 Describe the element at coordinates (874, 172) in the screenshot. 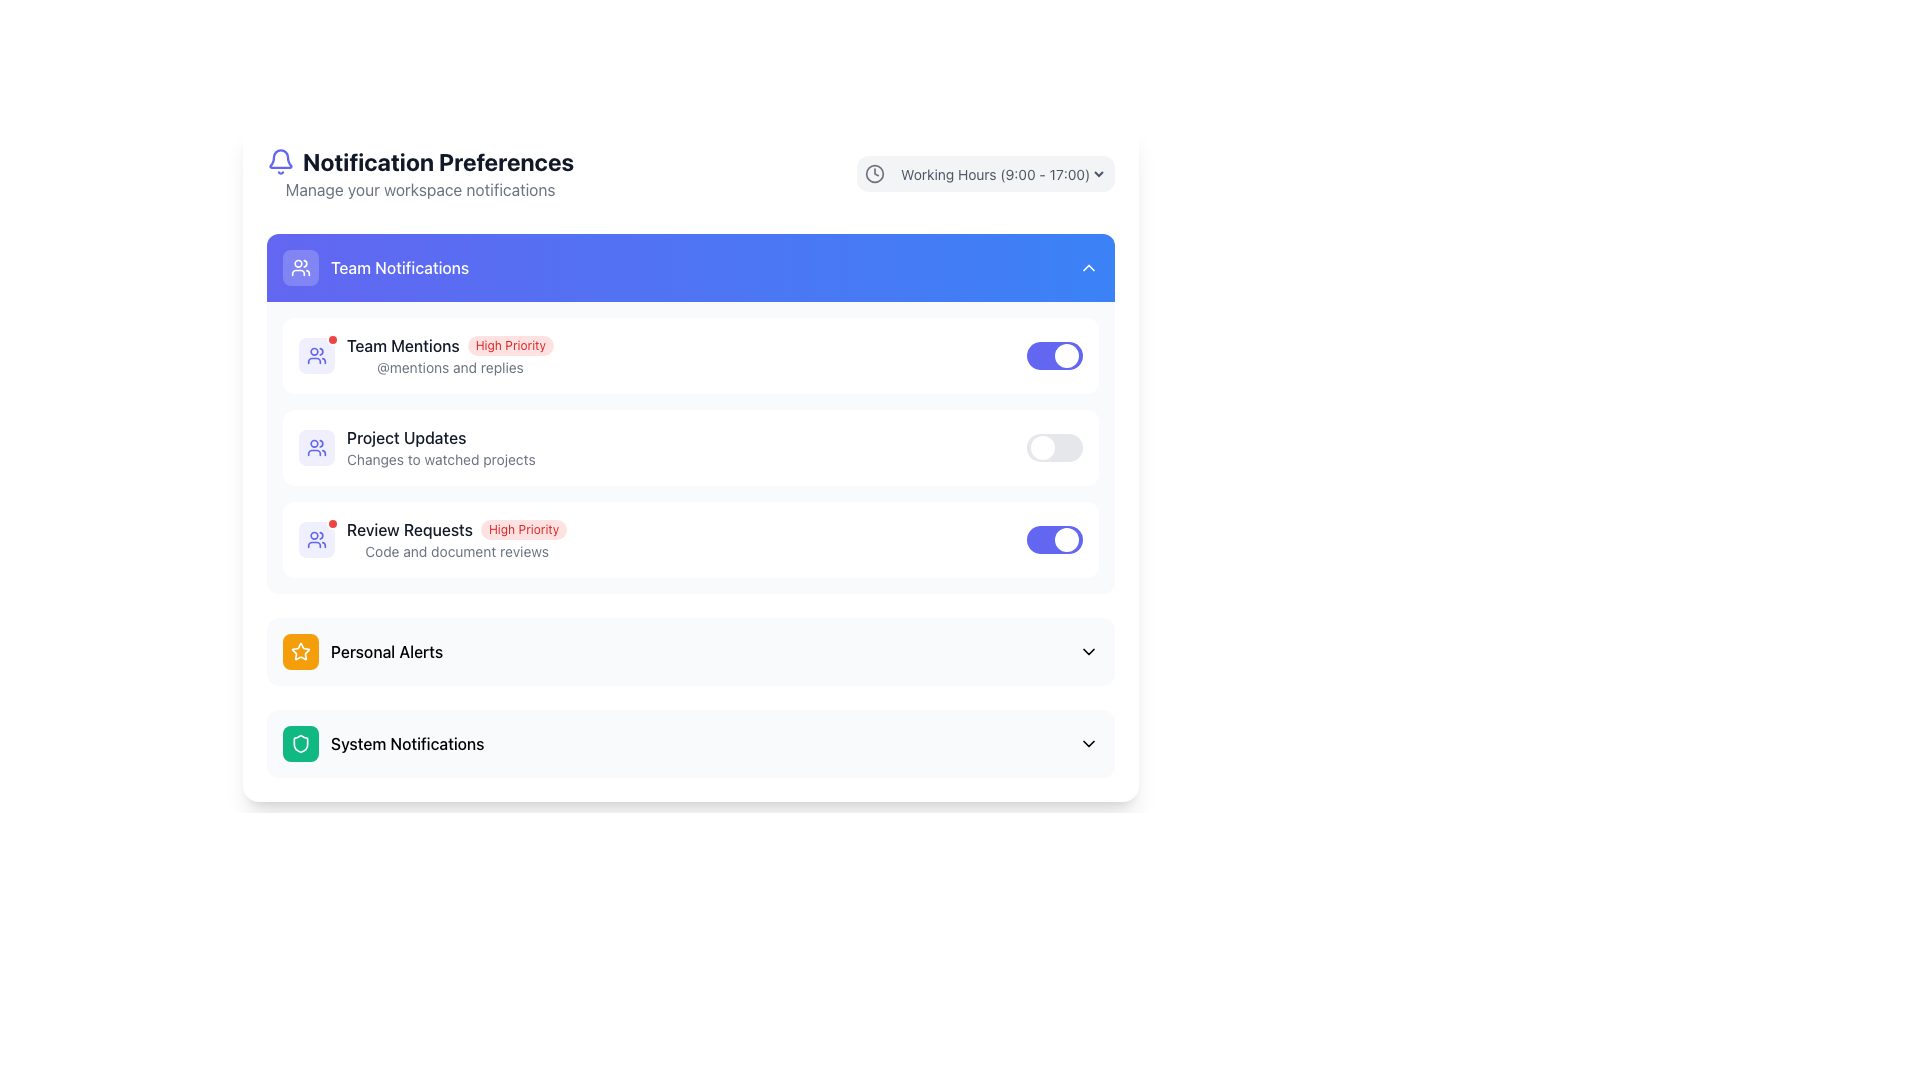

I see `the clock-like icon located in the top right portion of the interface, styled with a gray color scheme and positioned to the left of the 'Working Hours (9:00 - 17:00)' text` at that location.